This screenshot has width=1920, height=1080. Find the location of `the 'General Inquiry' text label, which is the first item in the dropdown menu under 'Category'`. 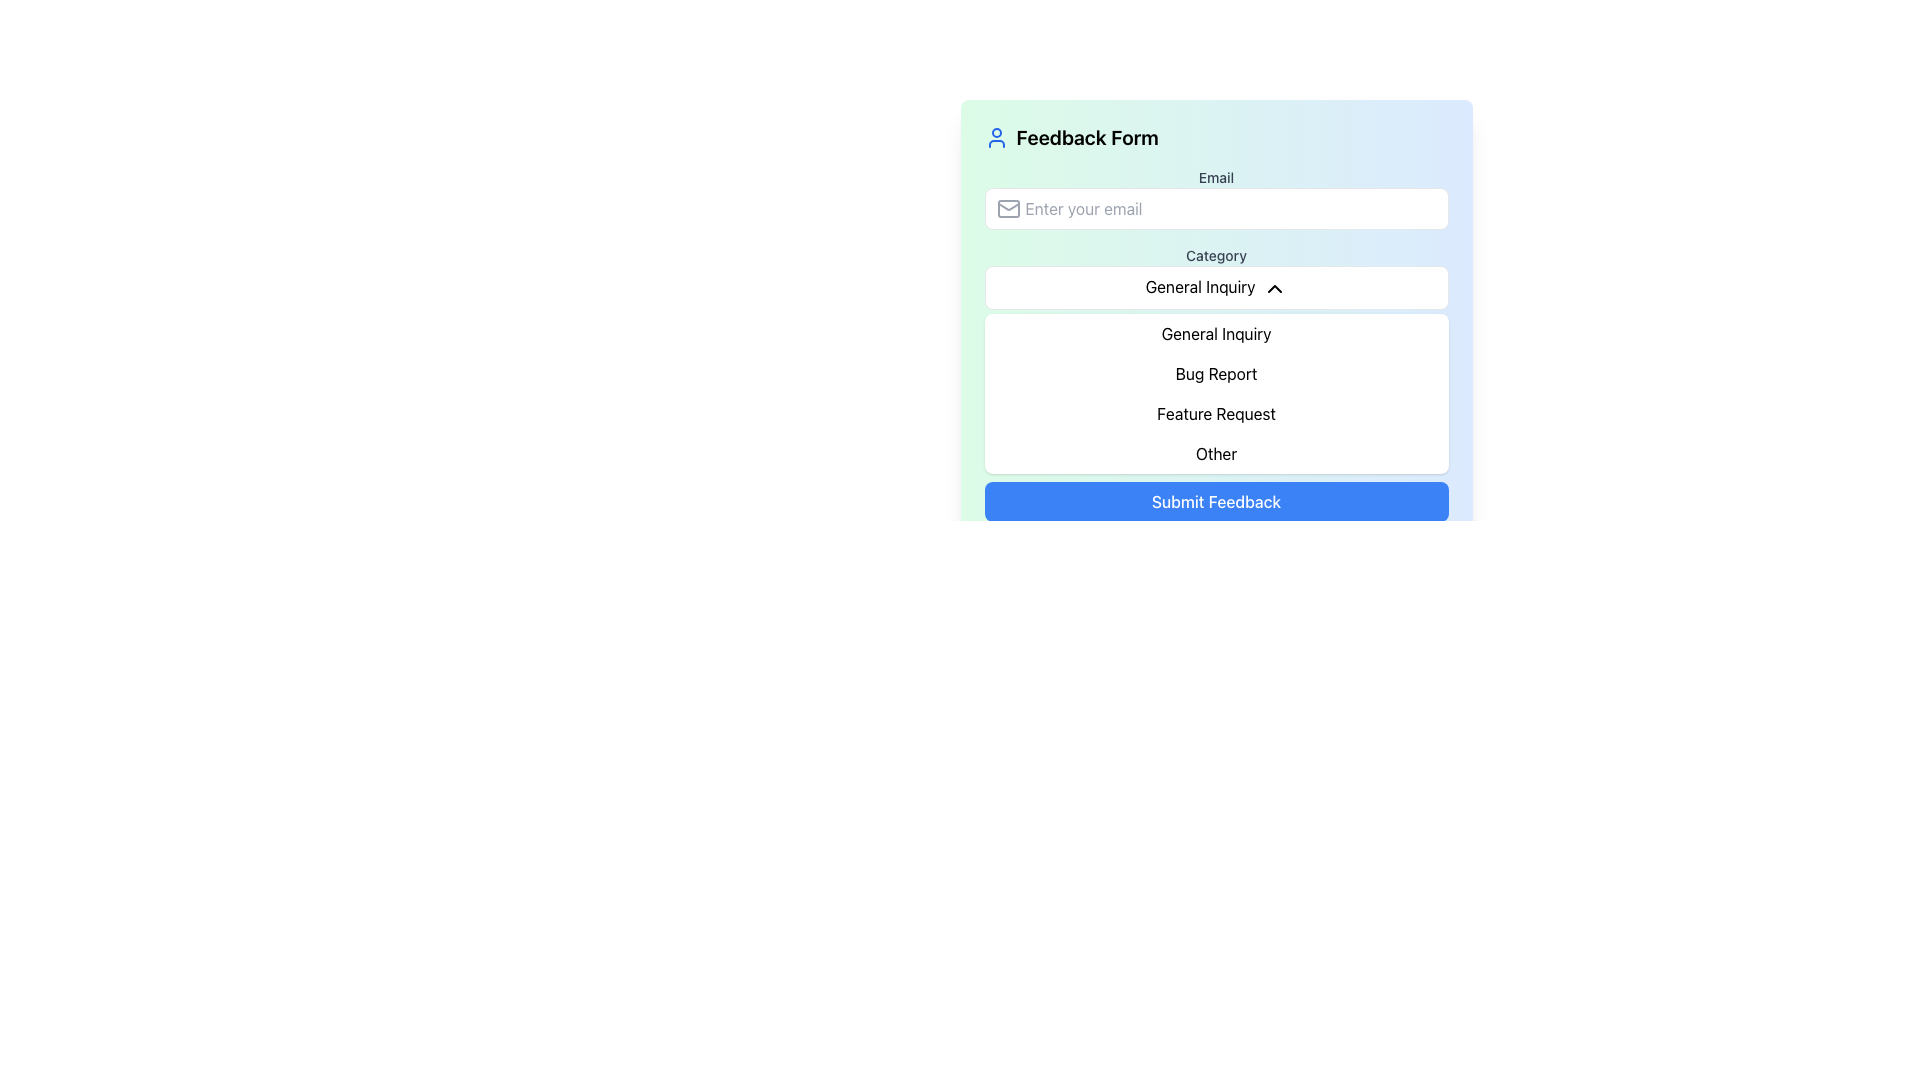

the 'General Inquiry' text label, which is the first item in the dropdown menu under 'Category' is located at coordinates (1215, 332).